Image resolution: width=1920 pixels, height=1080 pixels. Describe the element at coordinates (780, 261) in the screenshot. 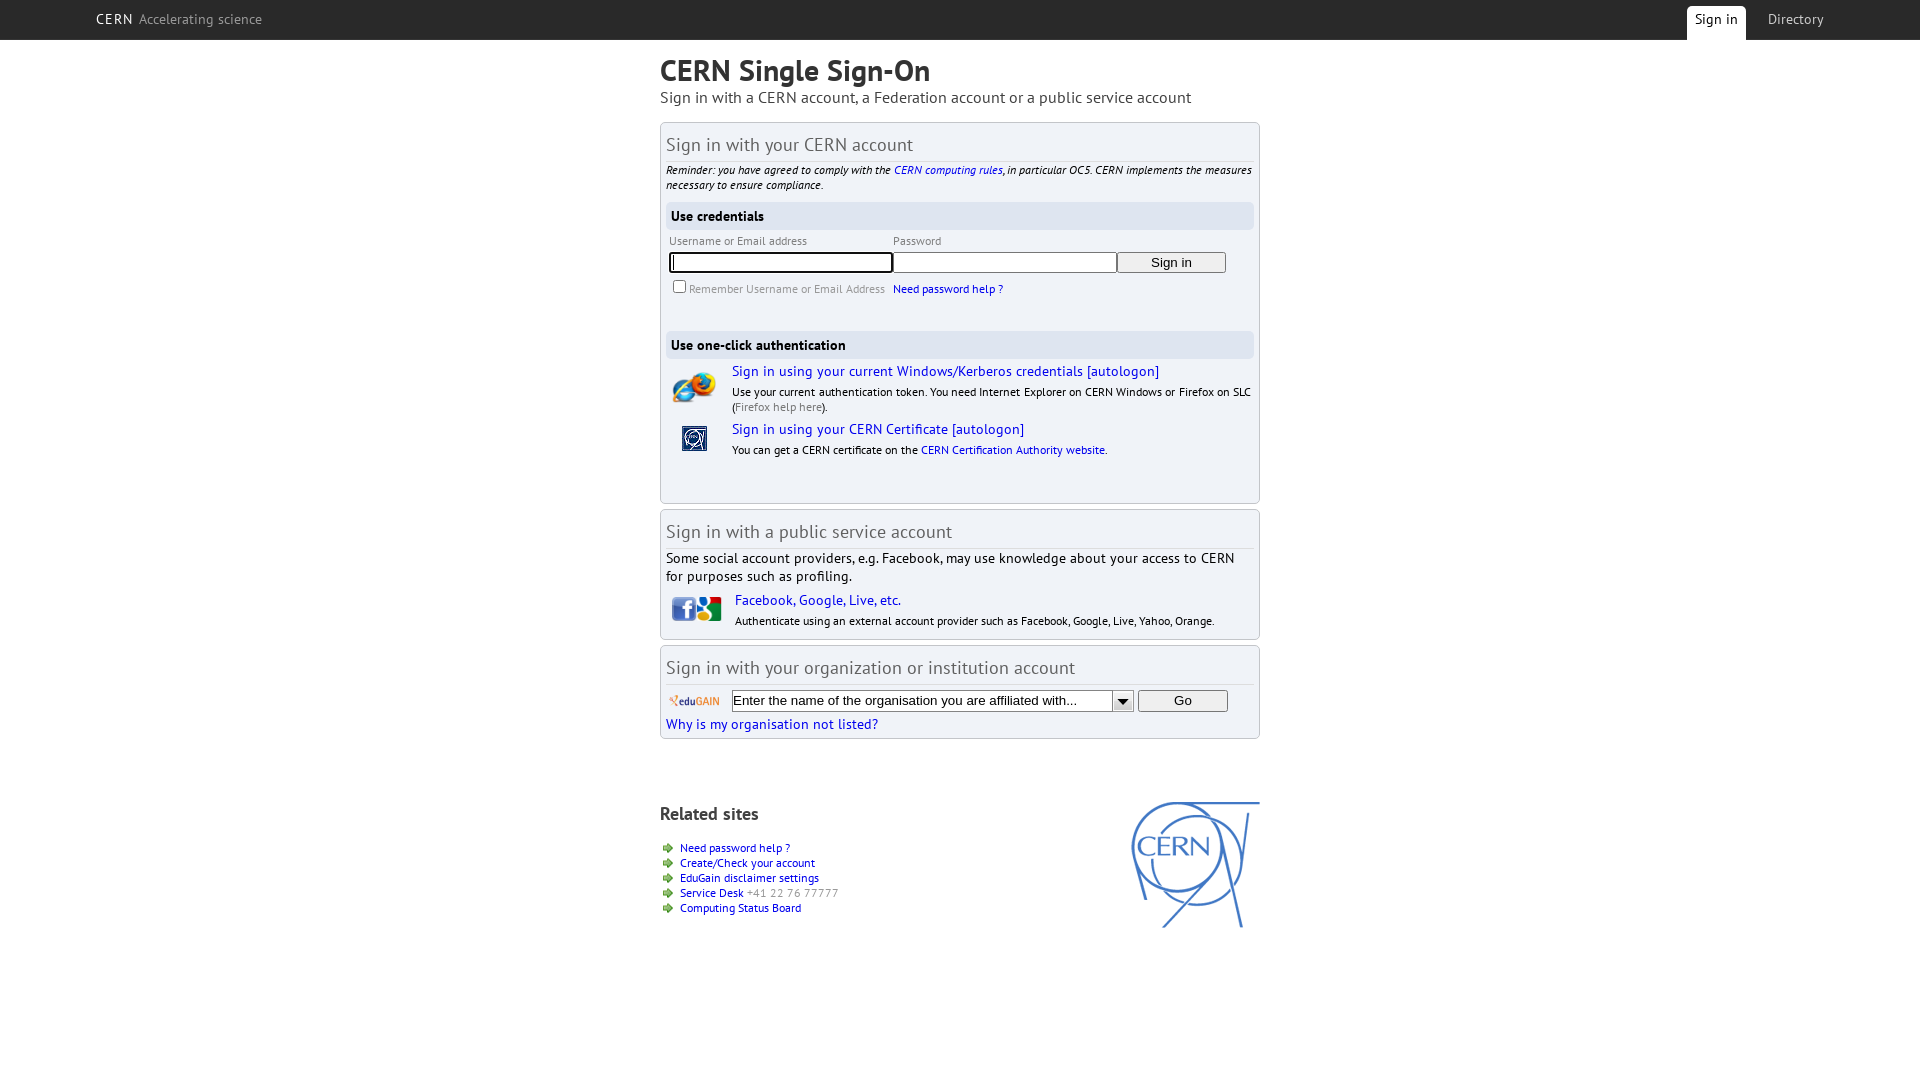

I see `'Enter your Username or Email Address'` at that location.